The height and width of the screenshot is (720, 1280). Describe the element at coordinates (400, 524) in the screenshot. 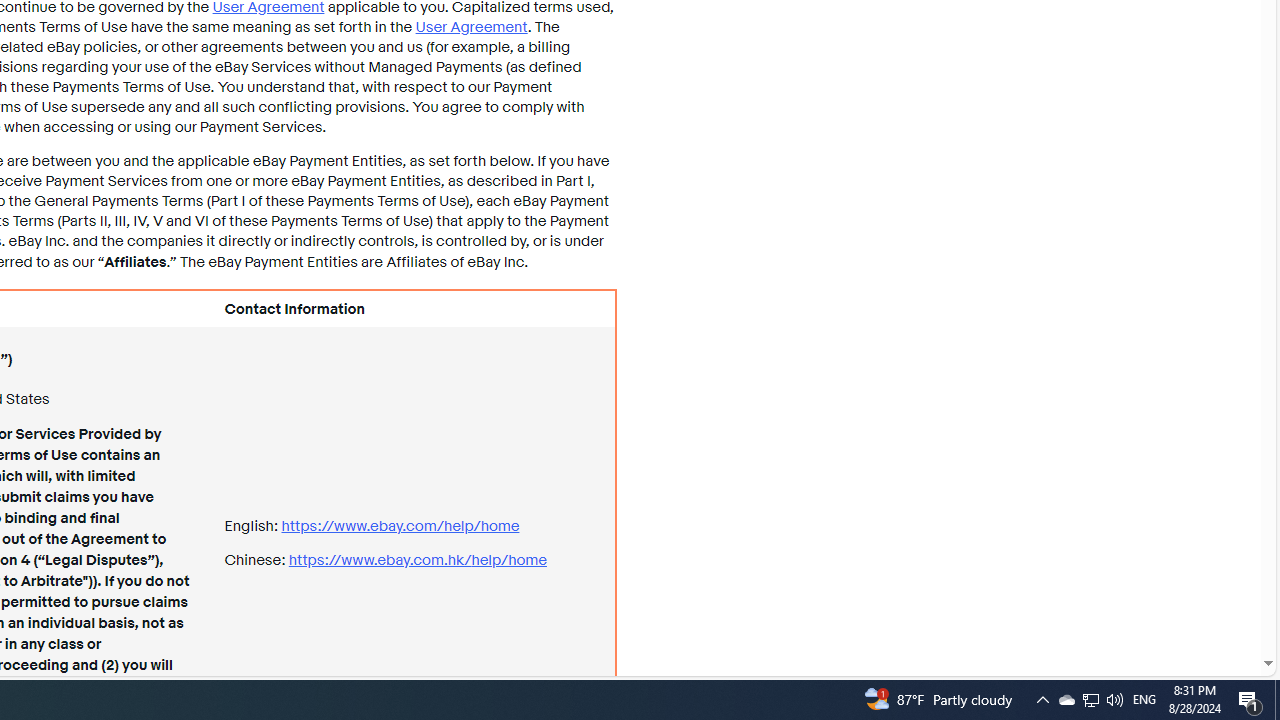

I see `'https://www.ebay.com/ help/home'` at that location.